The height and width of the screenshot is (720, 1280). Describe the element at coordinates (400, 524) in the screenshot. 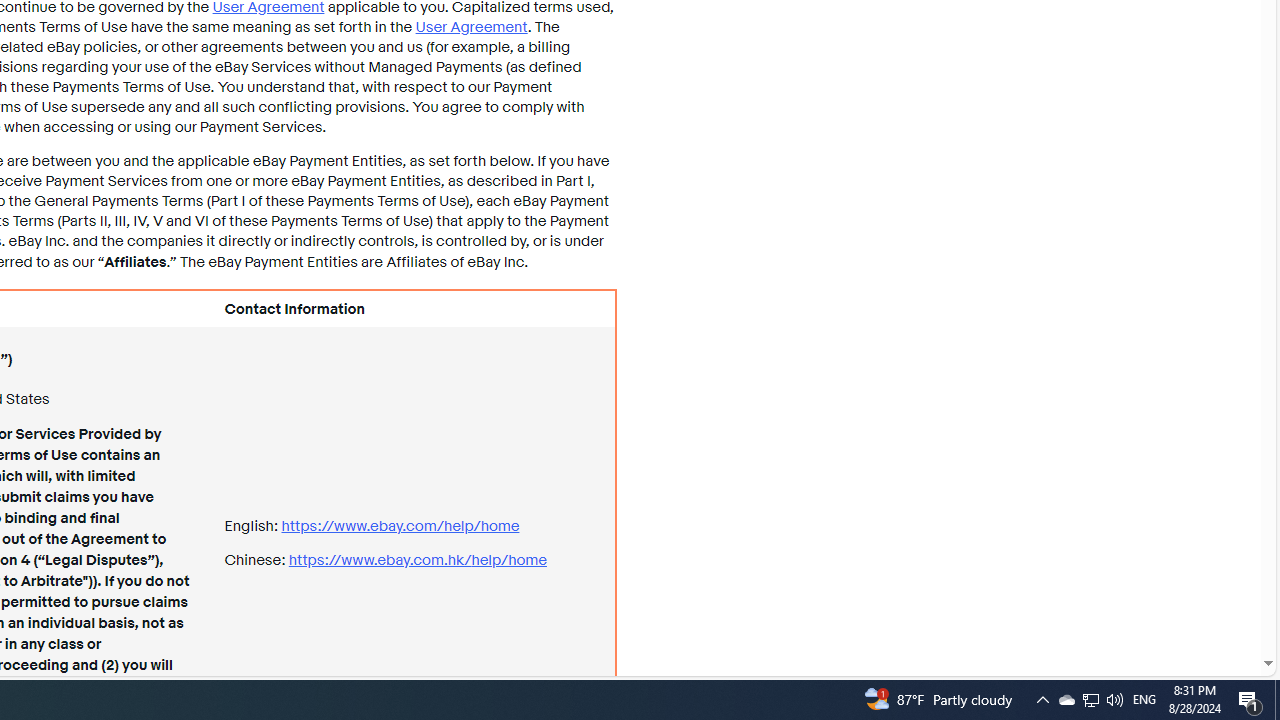

I see `'https://www.ebay.com/ help/home'` at that location.